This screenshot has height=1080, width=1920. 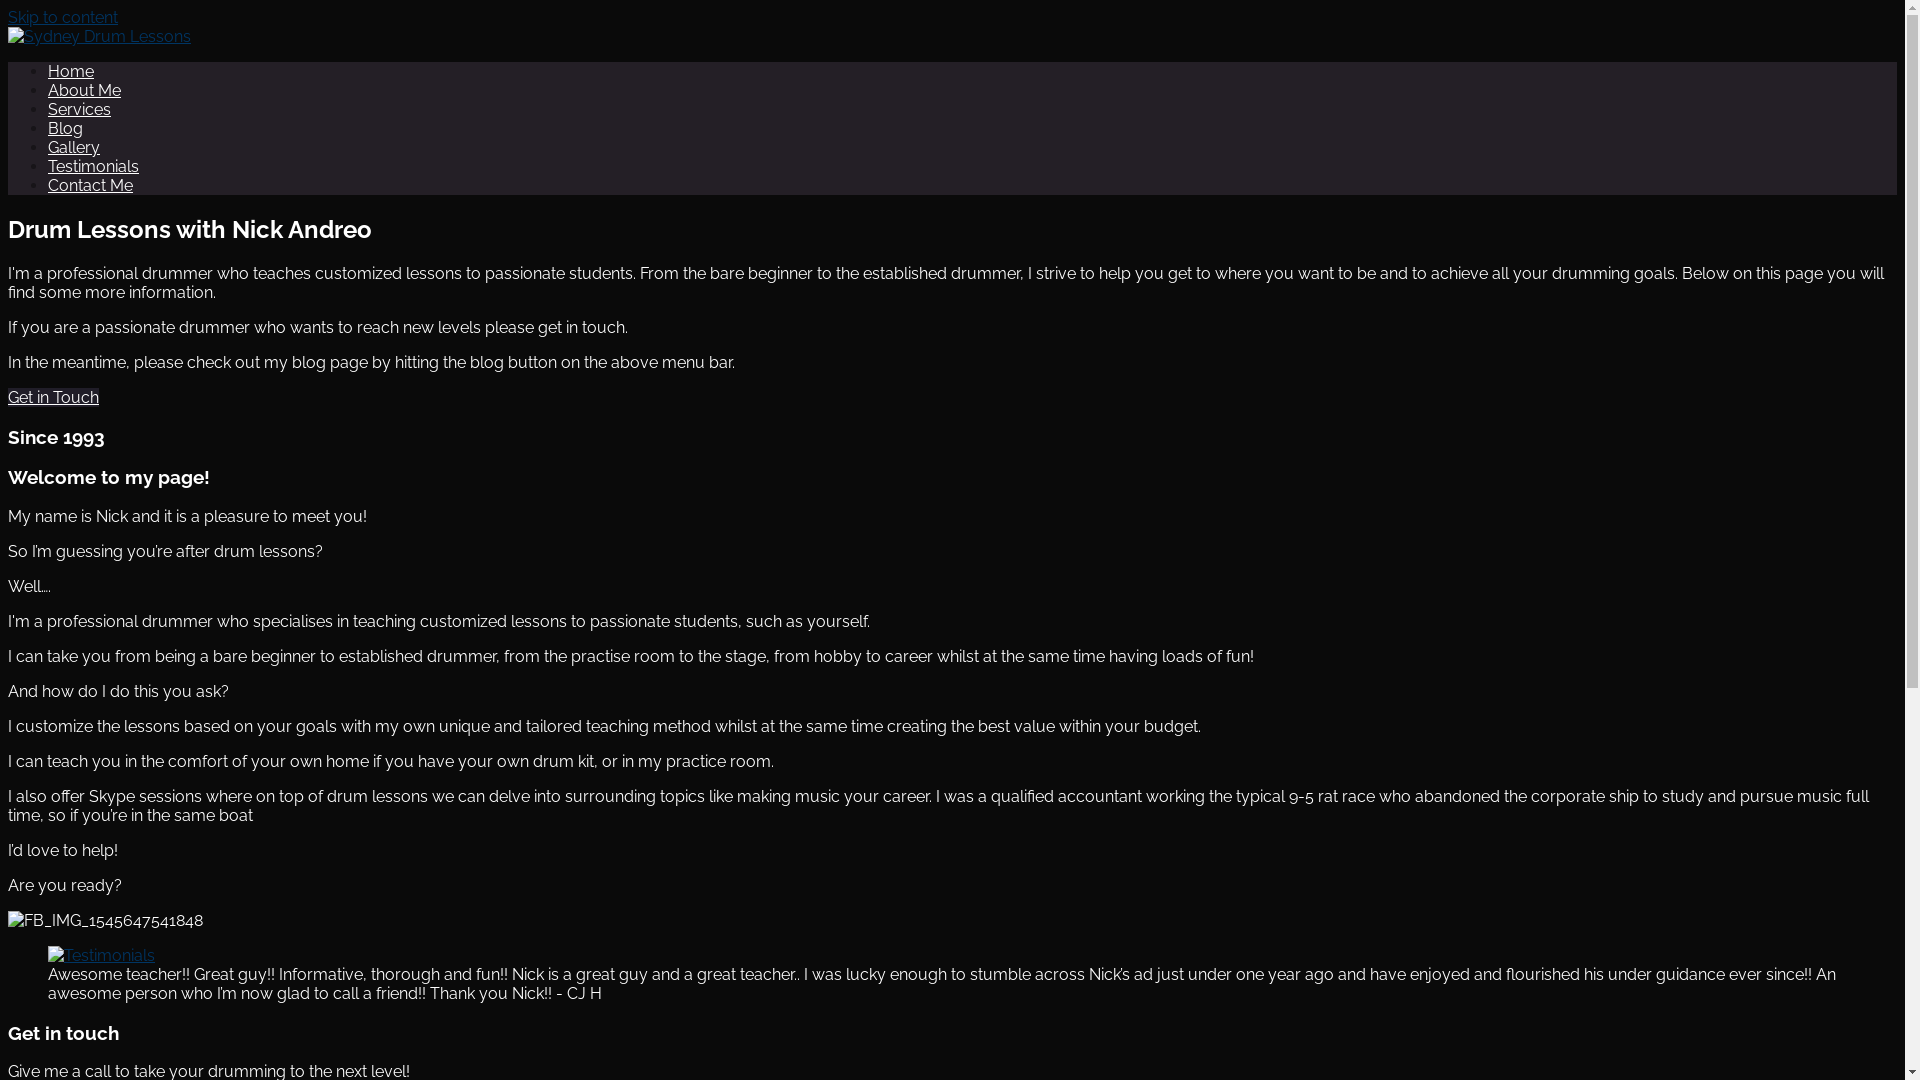 I want to click on 'Testimonials', so click(x=100, y=954).